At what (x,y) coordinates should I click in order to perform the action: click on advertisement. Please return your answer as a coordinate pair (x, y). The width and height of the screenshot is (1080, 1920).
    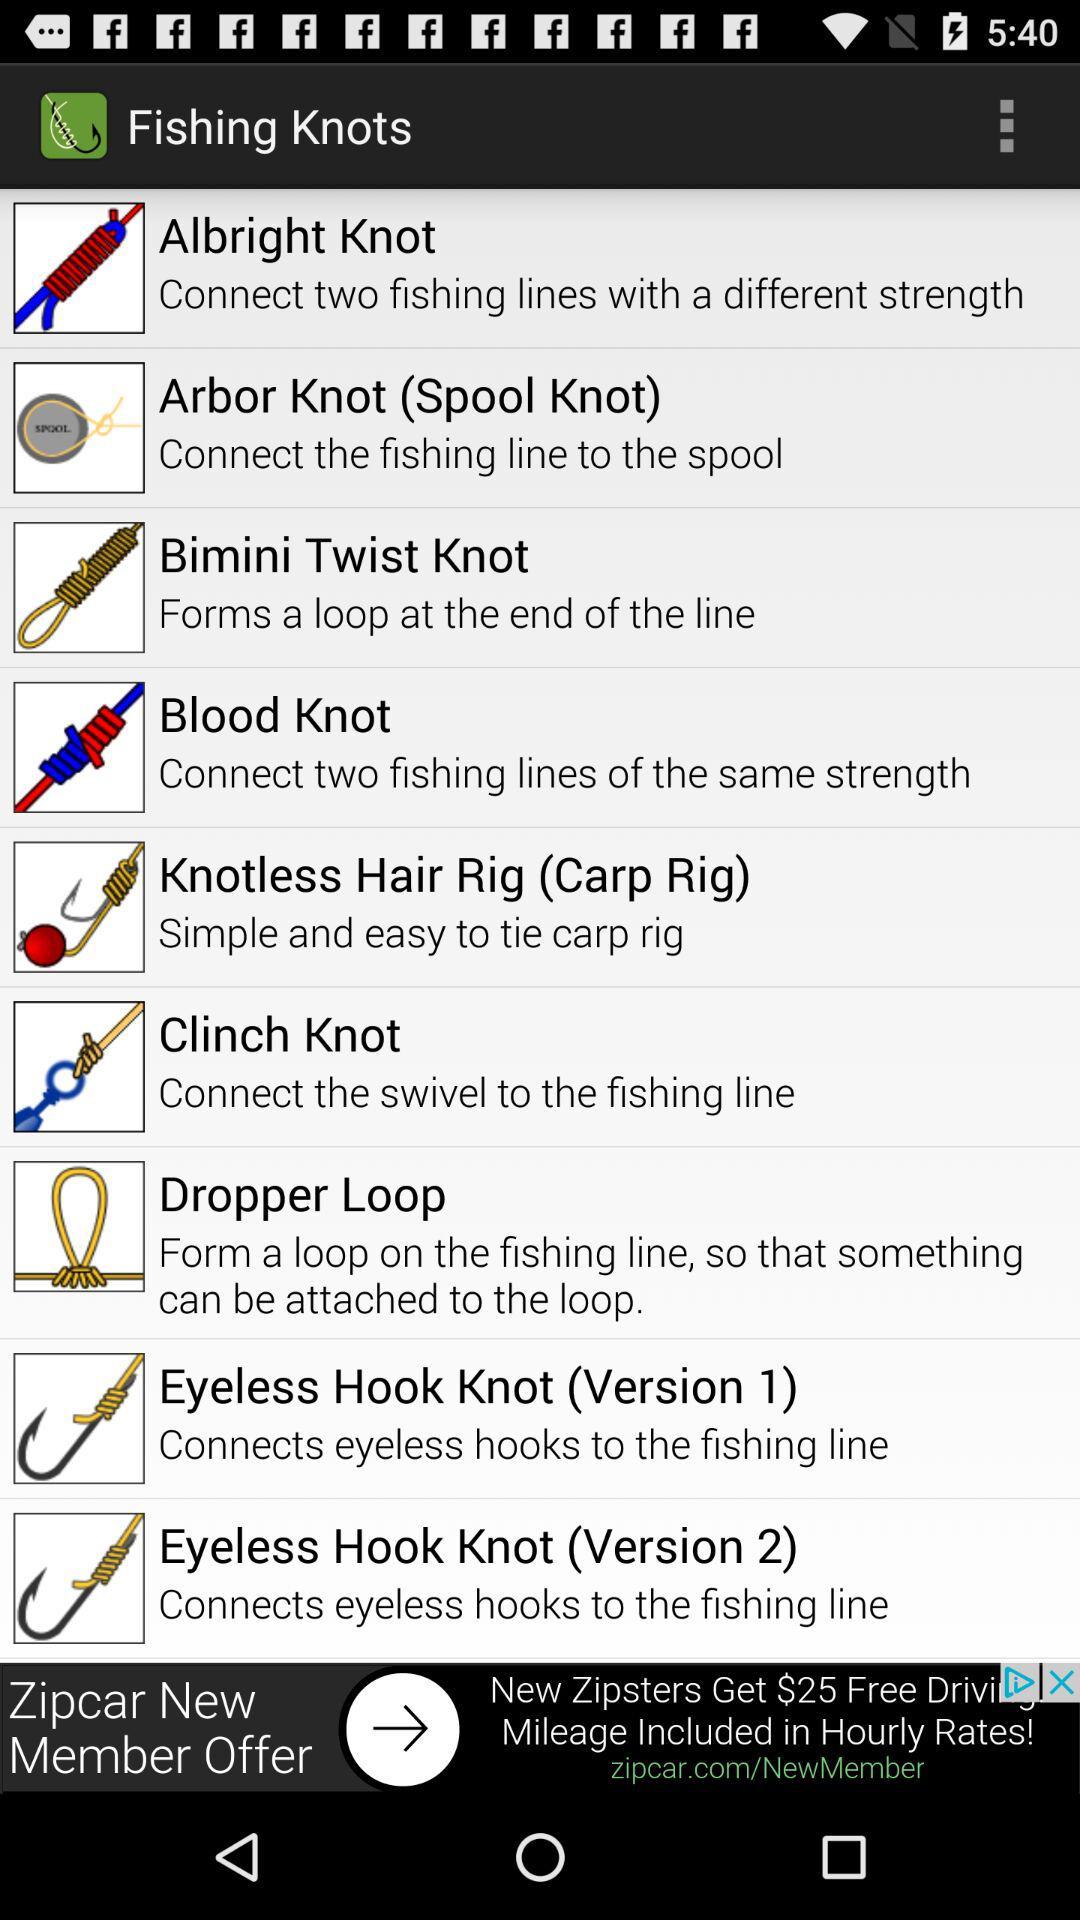
    Looking at the image, I should click on (540, 1727).